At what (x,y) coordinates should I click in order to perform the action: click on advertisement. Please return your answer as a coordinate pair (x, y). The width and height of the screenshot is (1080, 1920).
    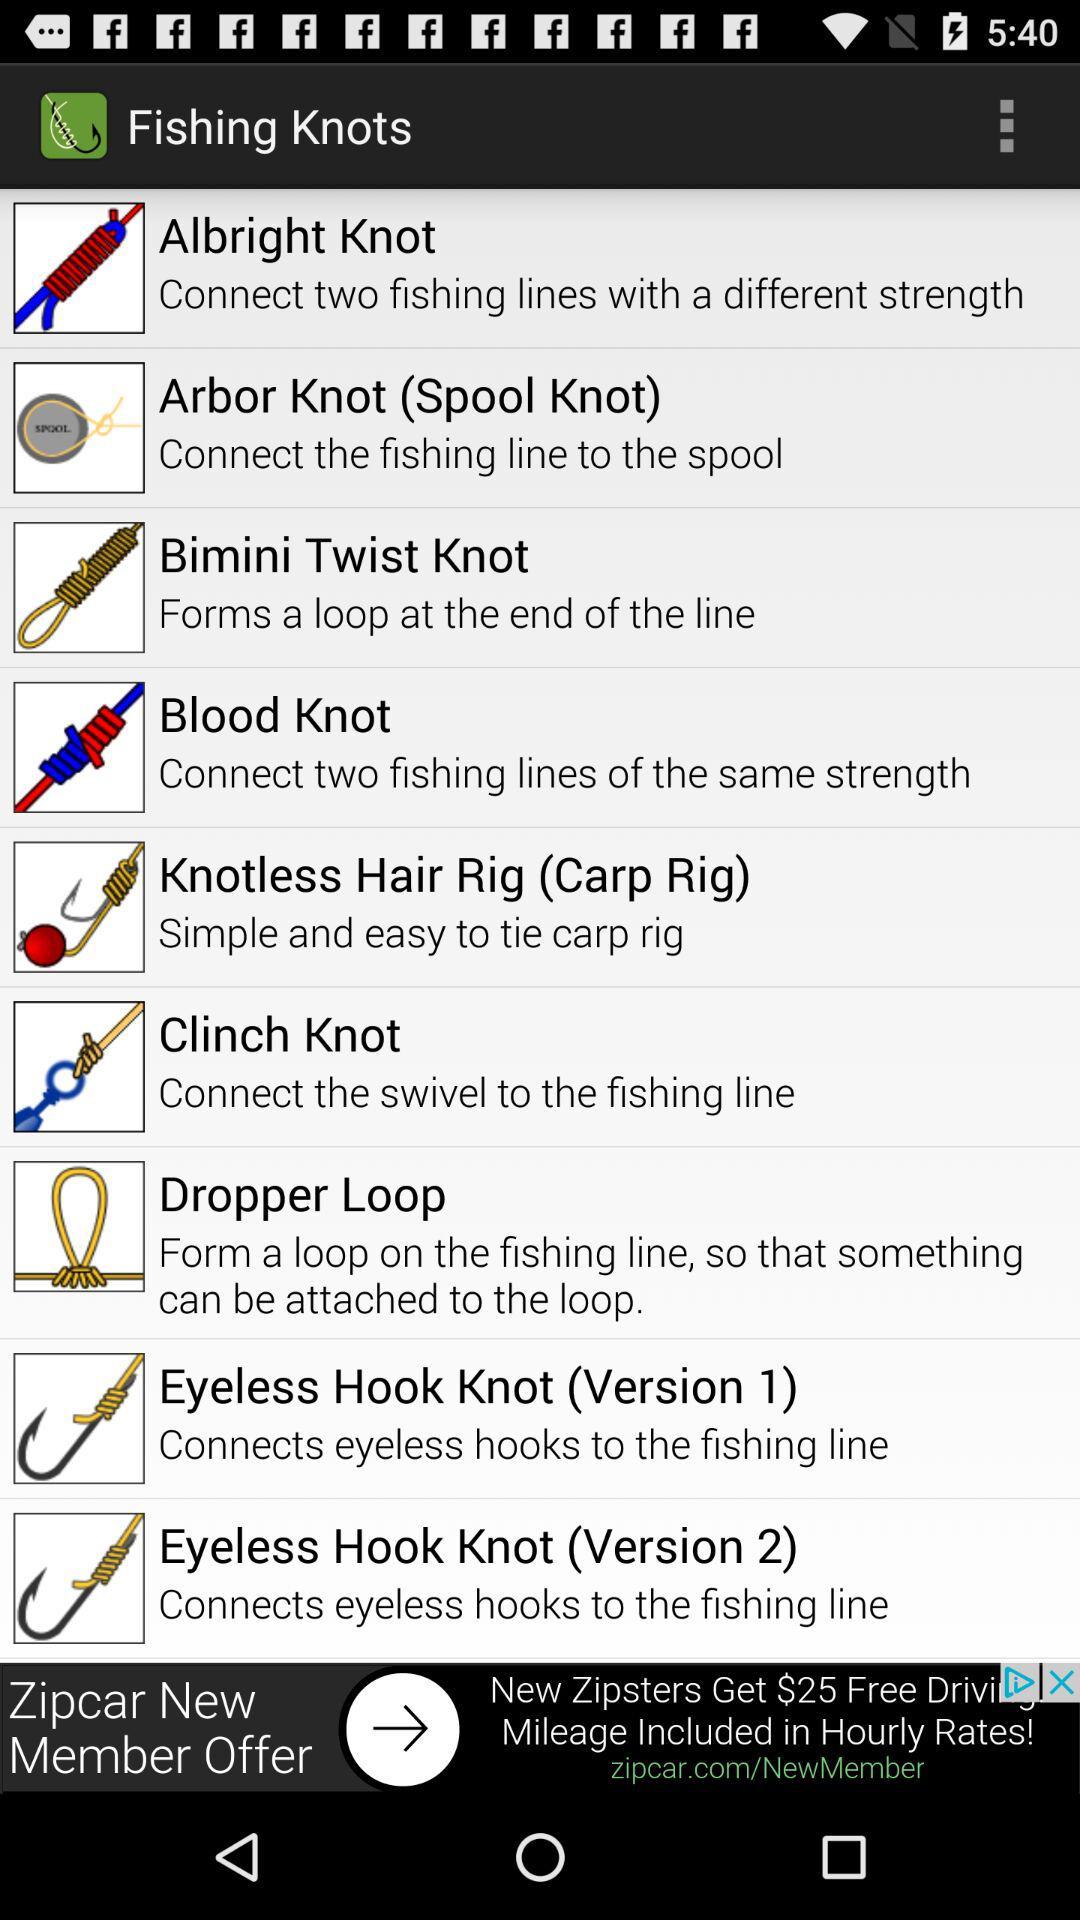
    Looking at the image, I should click on (540, 1727).